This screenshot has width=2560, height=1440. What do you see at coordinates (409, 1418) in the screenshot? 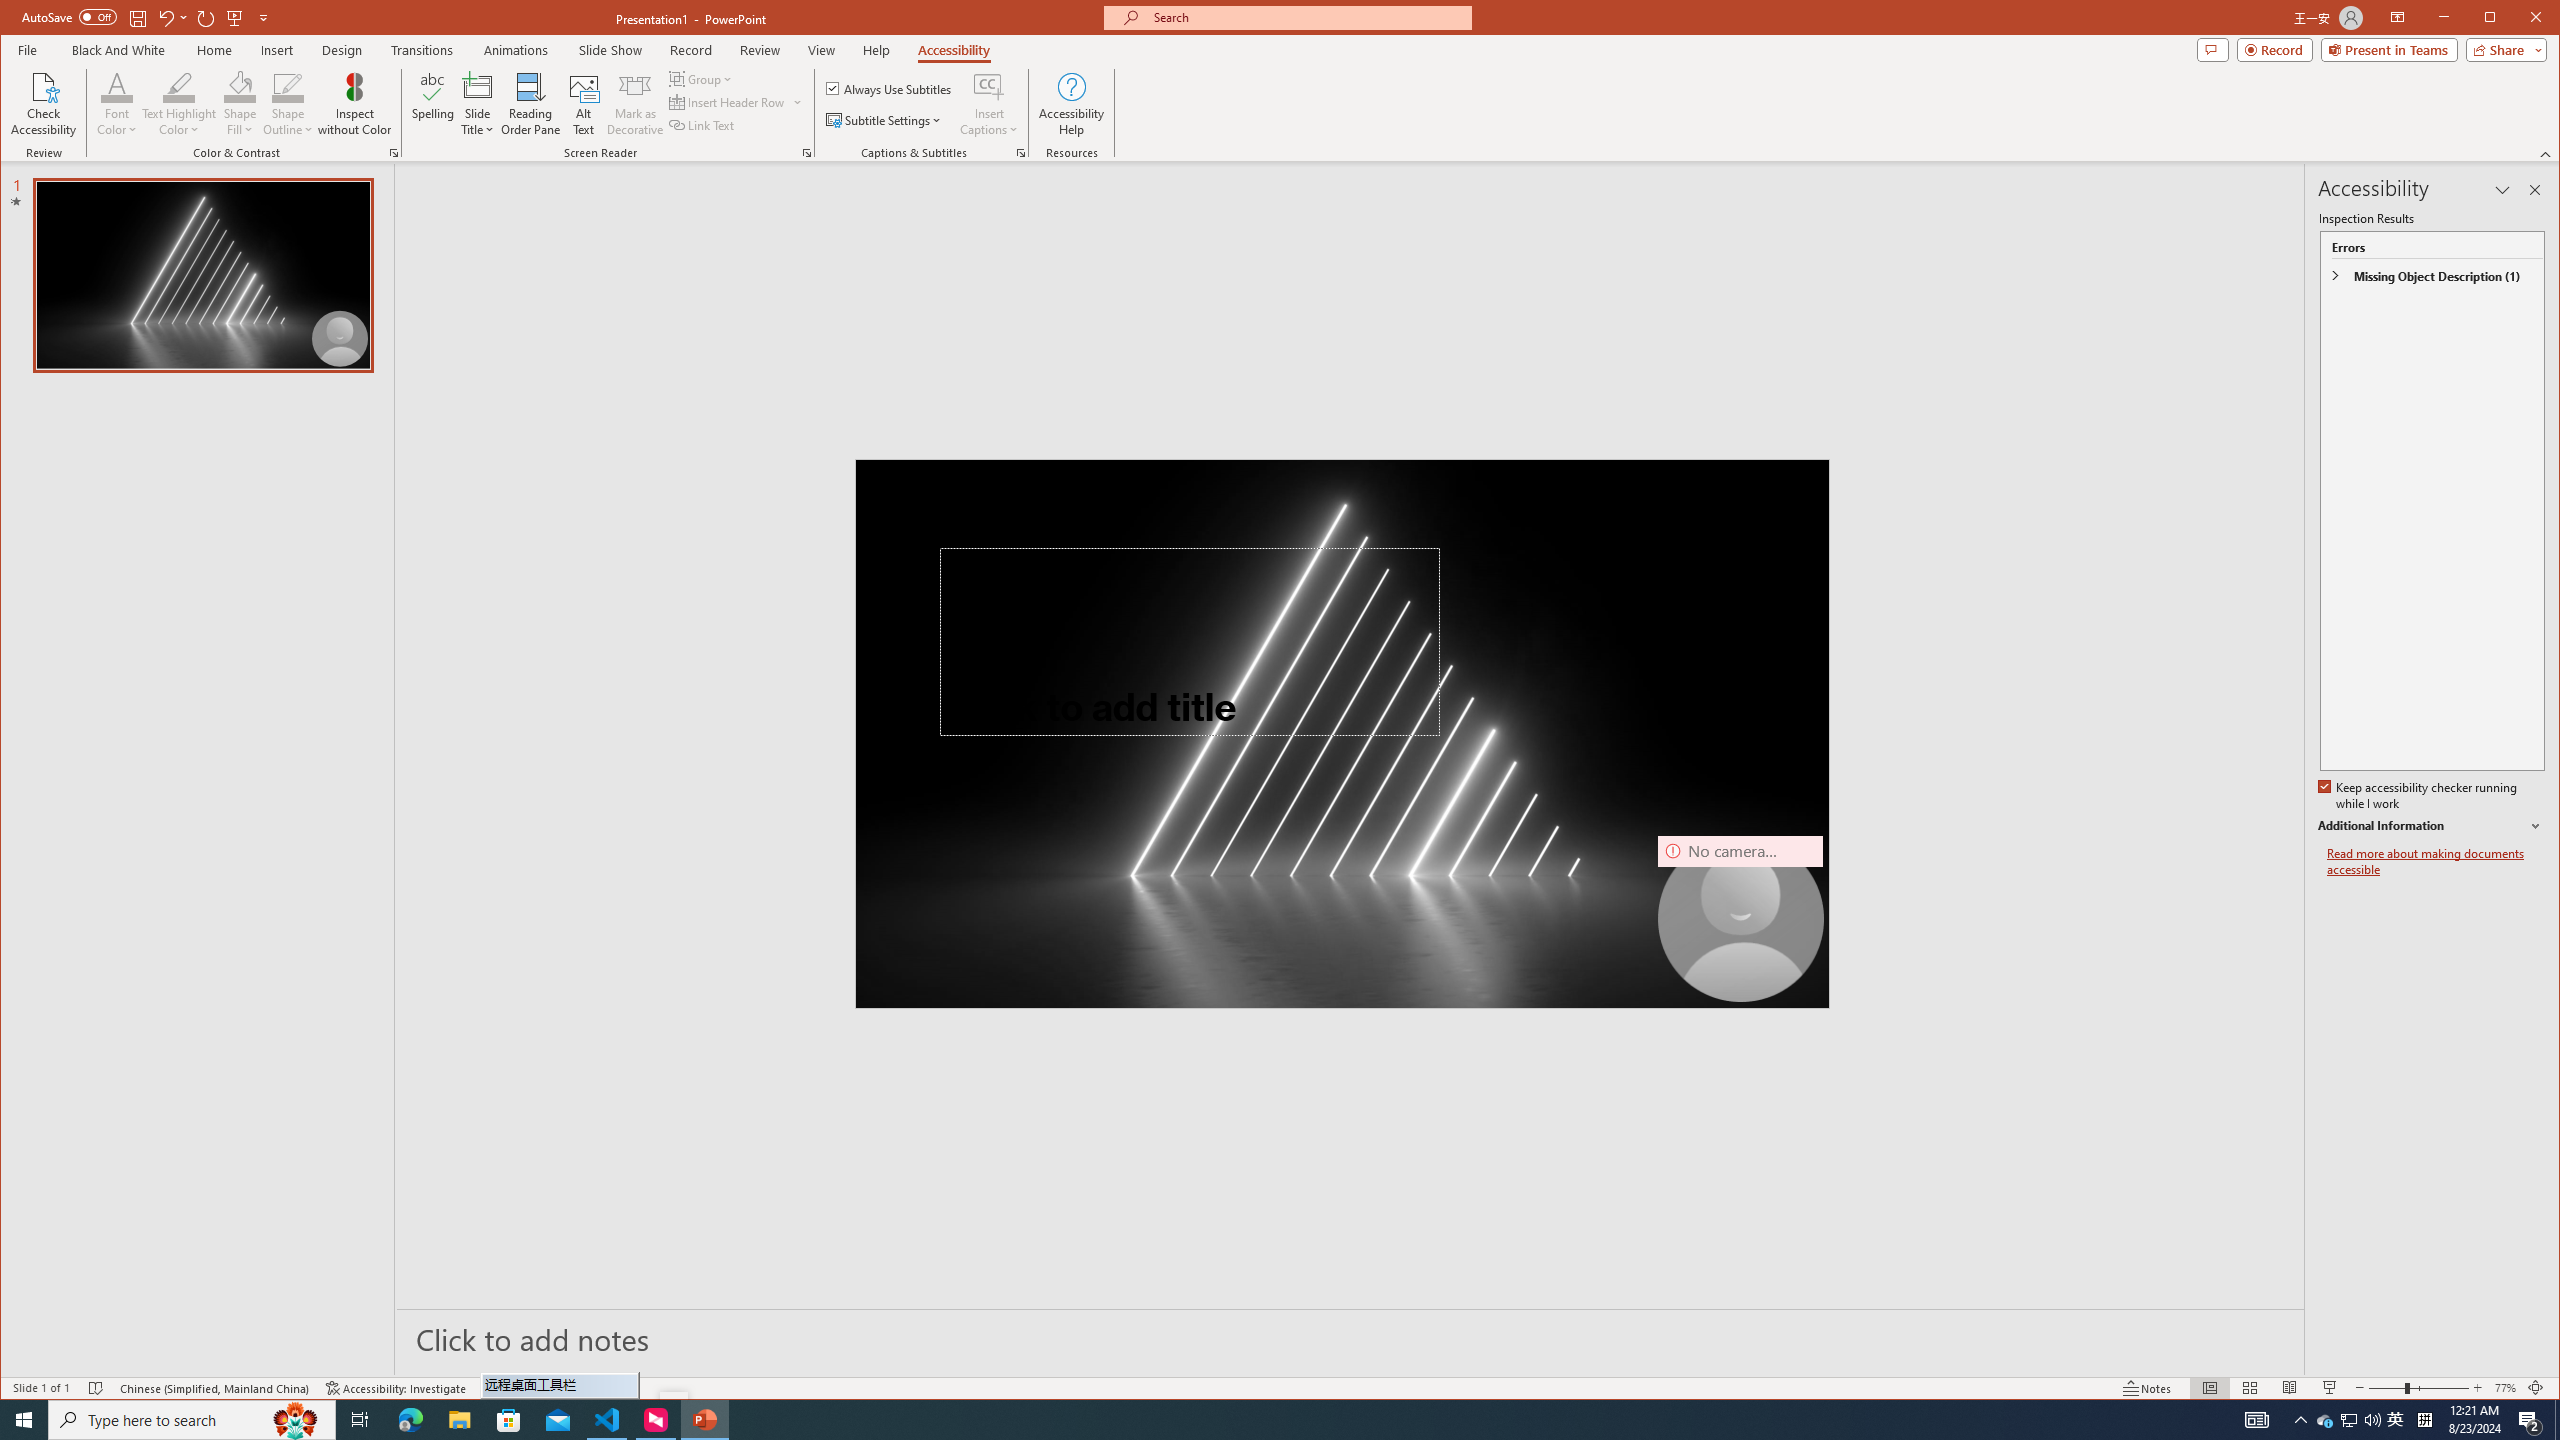
I see `'Microsoft Edge'` at bounding box center [409, 1418].